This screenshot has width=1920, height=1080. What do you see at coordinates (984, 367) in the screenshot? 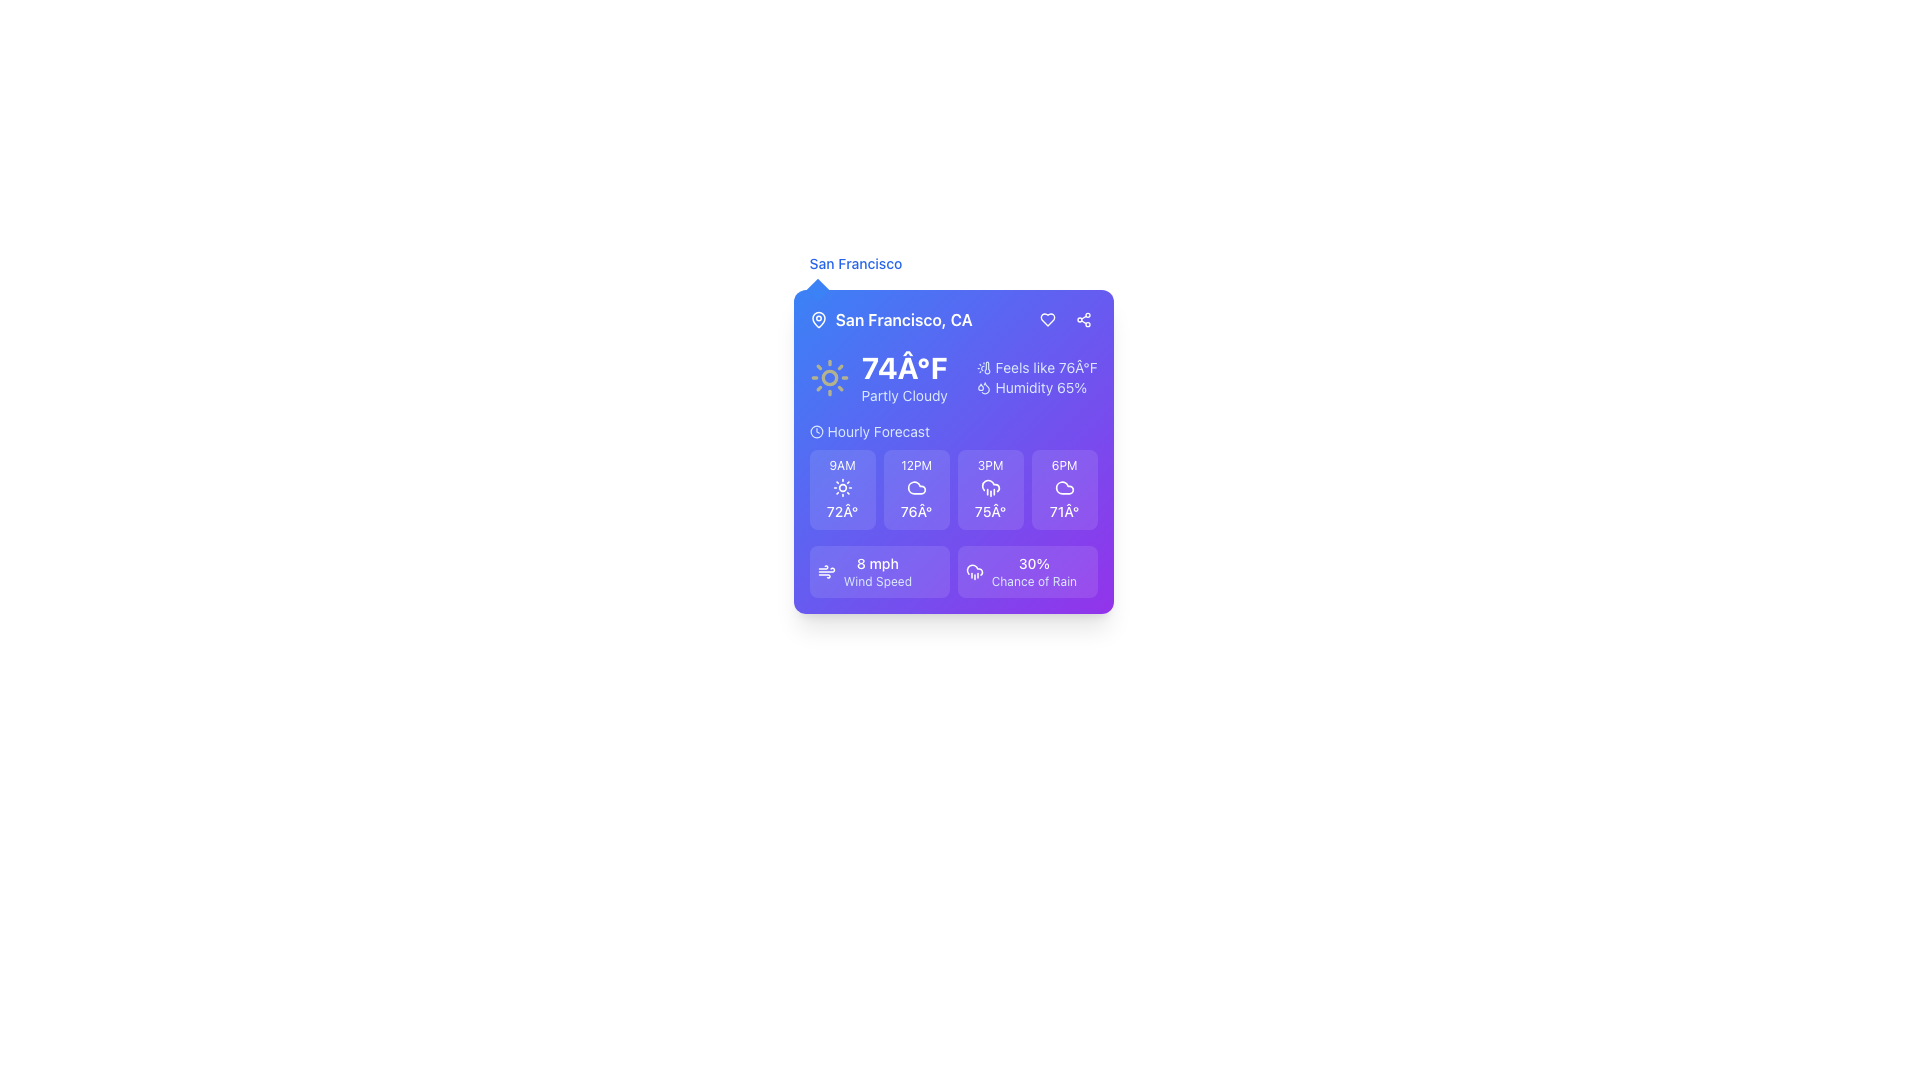
I see `the temperature icon located to the left of the text 'Feels like 76°F' in the upper-right quadrant of the weather card widget` at bounding box center [984, 367].